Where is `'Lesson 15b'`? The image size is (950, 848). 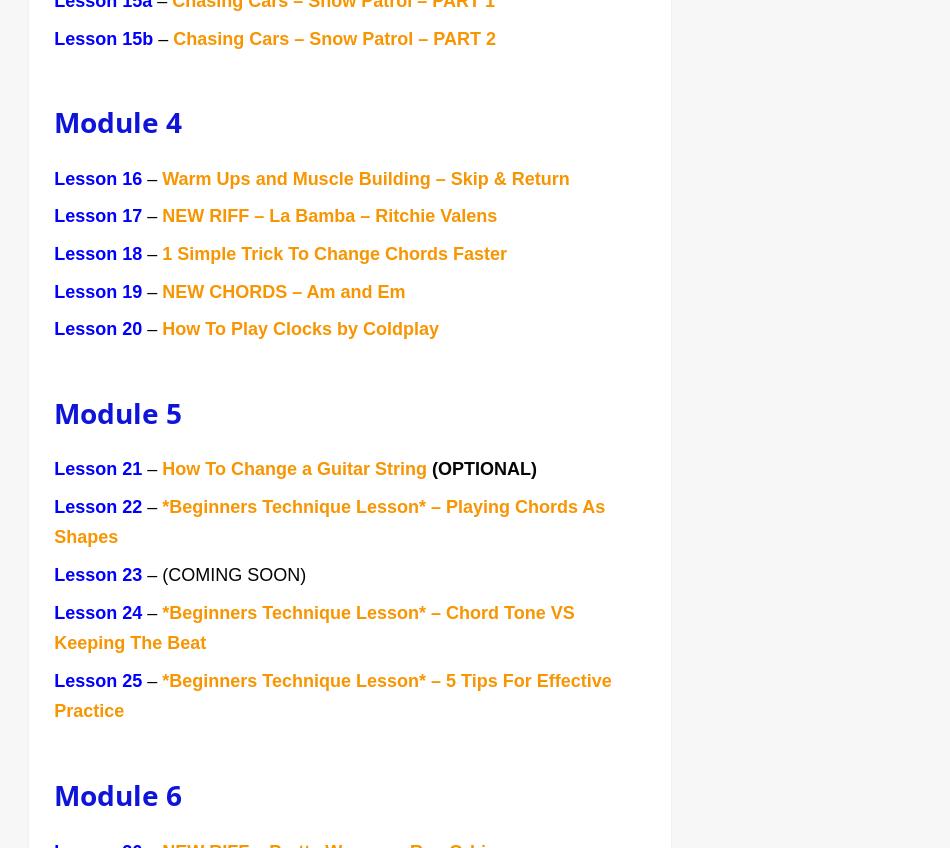 'Lesson 15b' is located at coordinates (103, 39).